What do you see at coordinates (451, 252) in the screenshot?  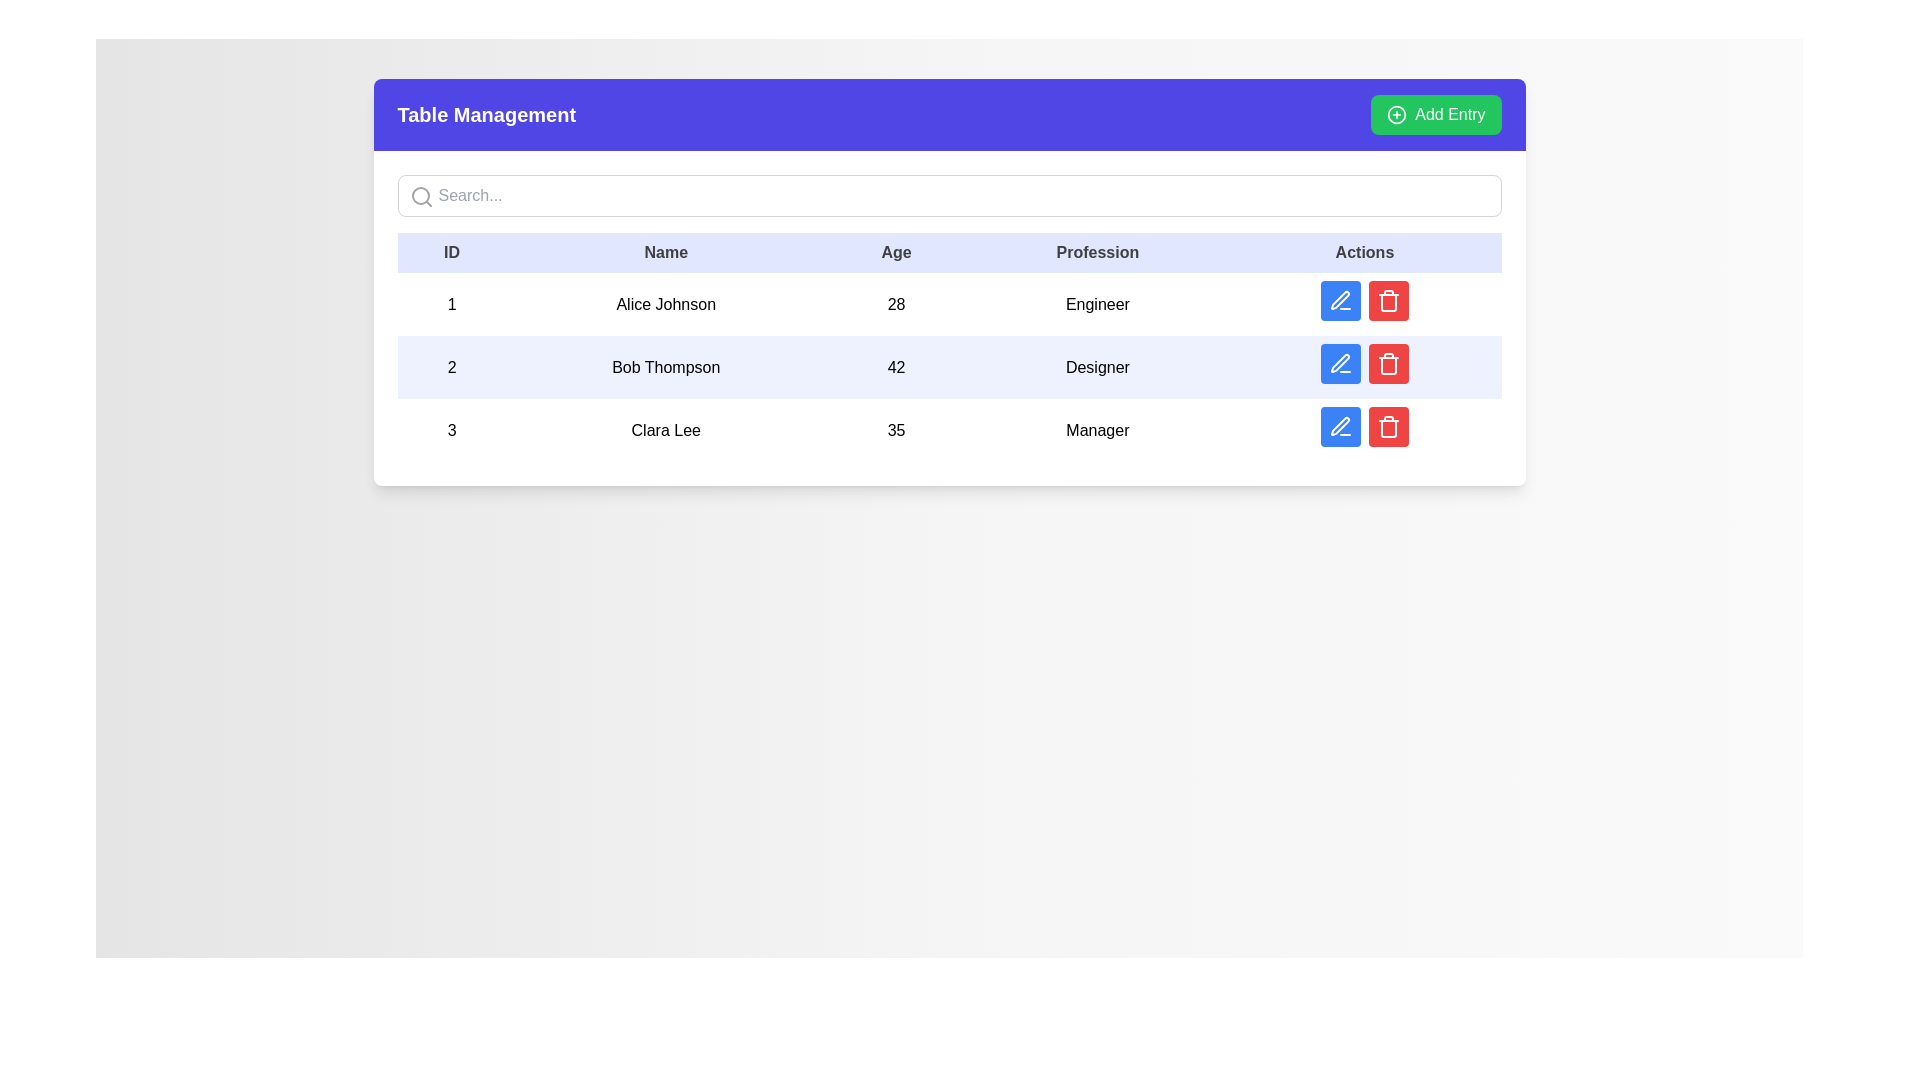 I see `the first table header cell that indicates the ID values for the table entries` at bounding box center [451, 252].